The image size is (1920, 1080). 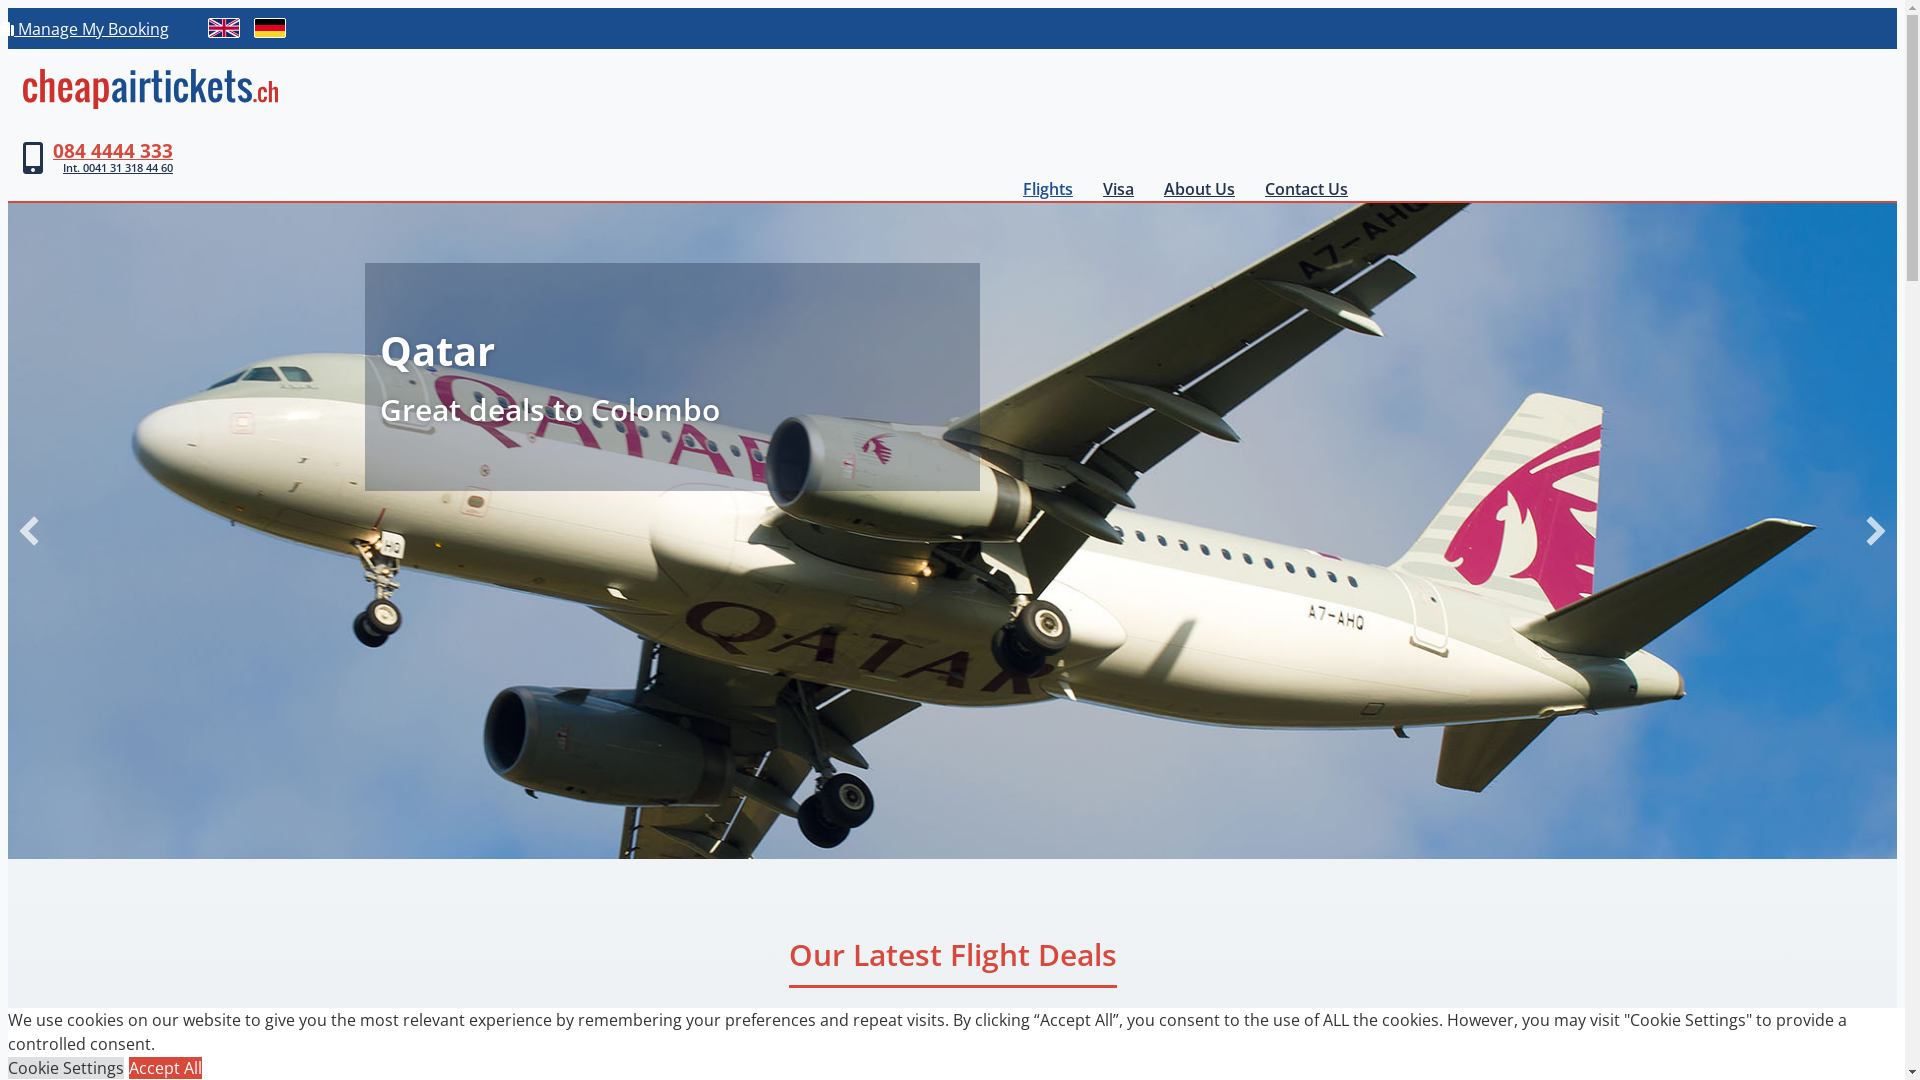 What do you see at coordinates (1117, 189) in the screenshot?
I see `'Visa'` at bounding box center [1117, 189].